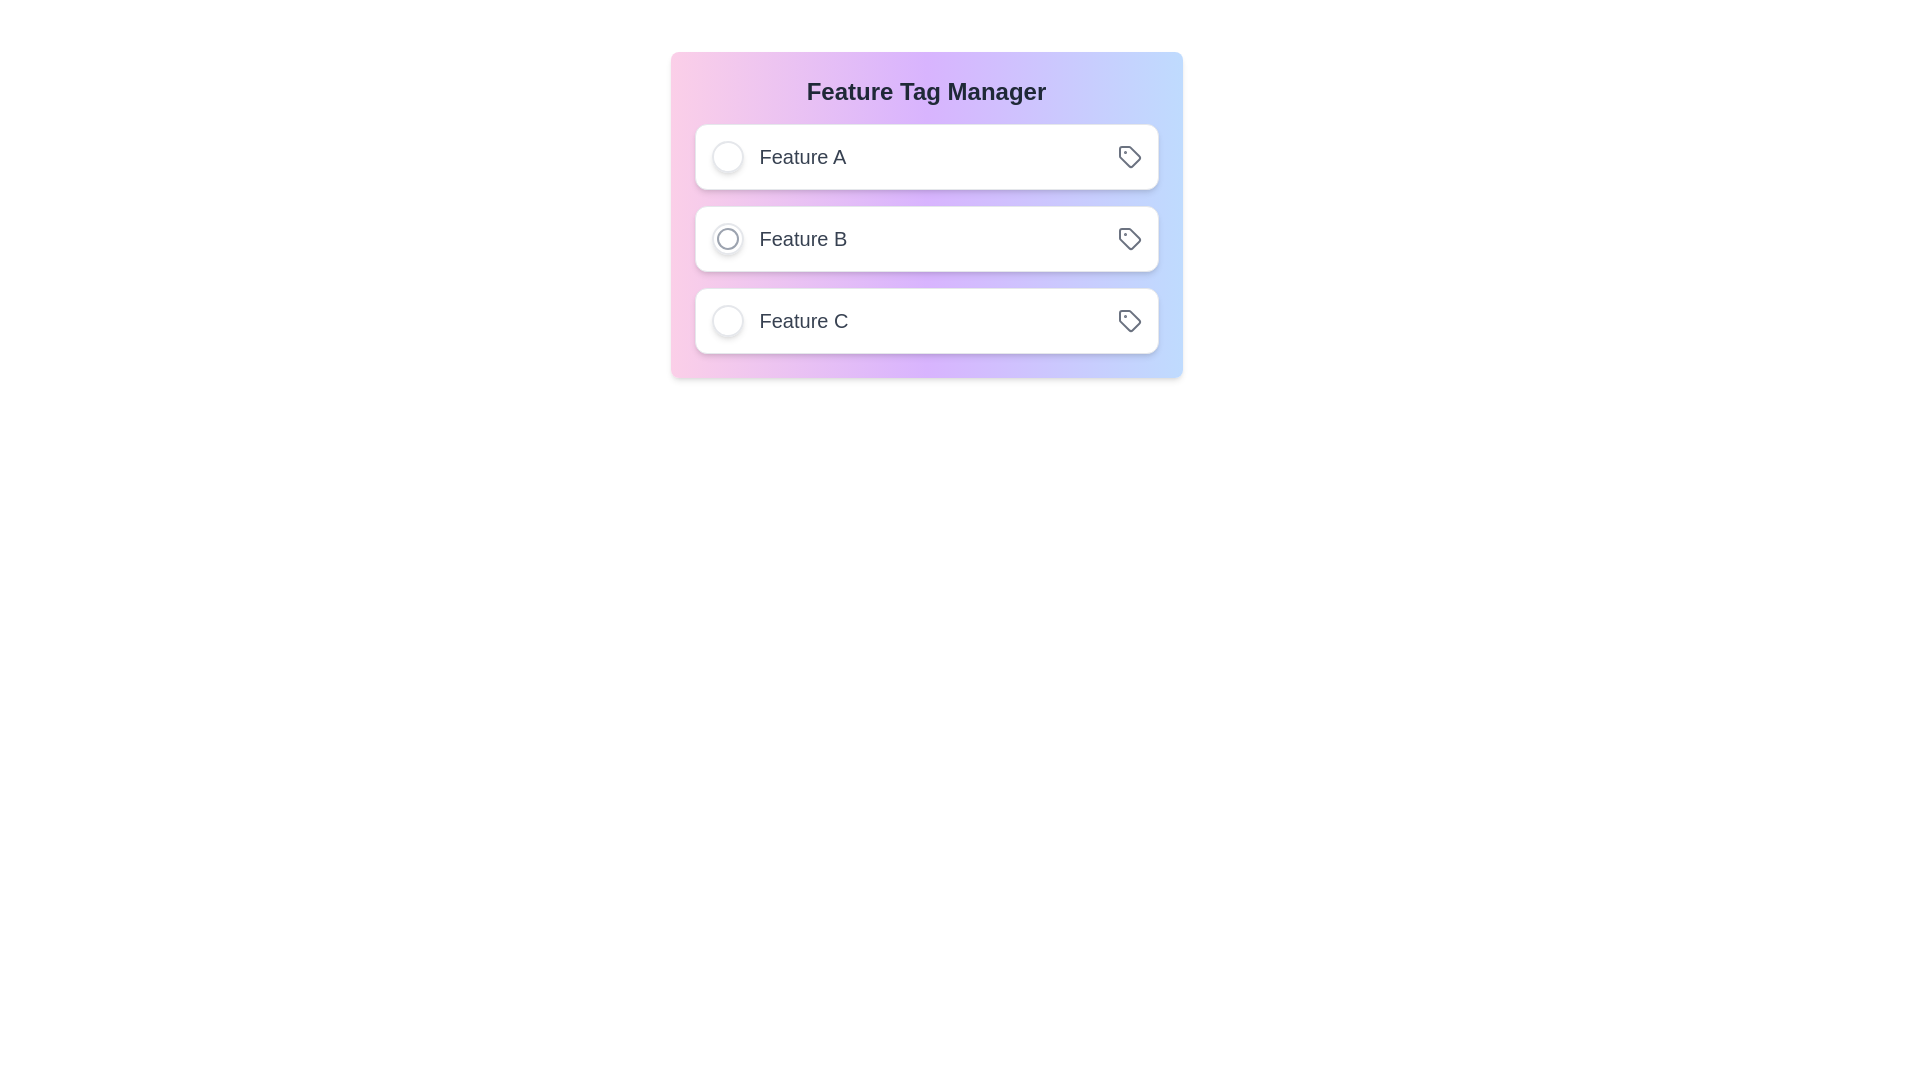 This screenshot has width=1920, height=1080. Describe the element at coordinates (1128, 154) in the screenshot. I see `the first tag icon associated with 'Feature A'` at that location.